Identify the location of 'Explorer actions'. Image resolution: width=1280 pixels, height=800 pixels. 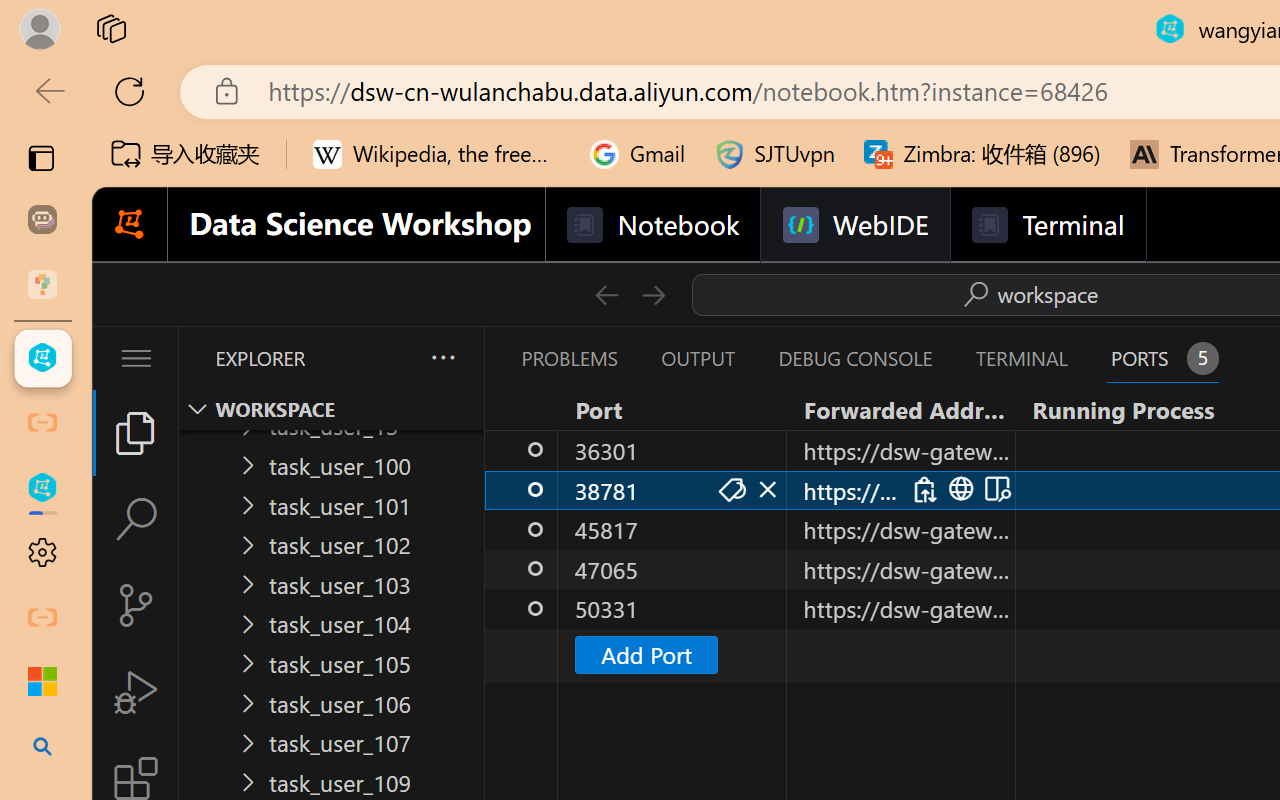
(391, 358).